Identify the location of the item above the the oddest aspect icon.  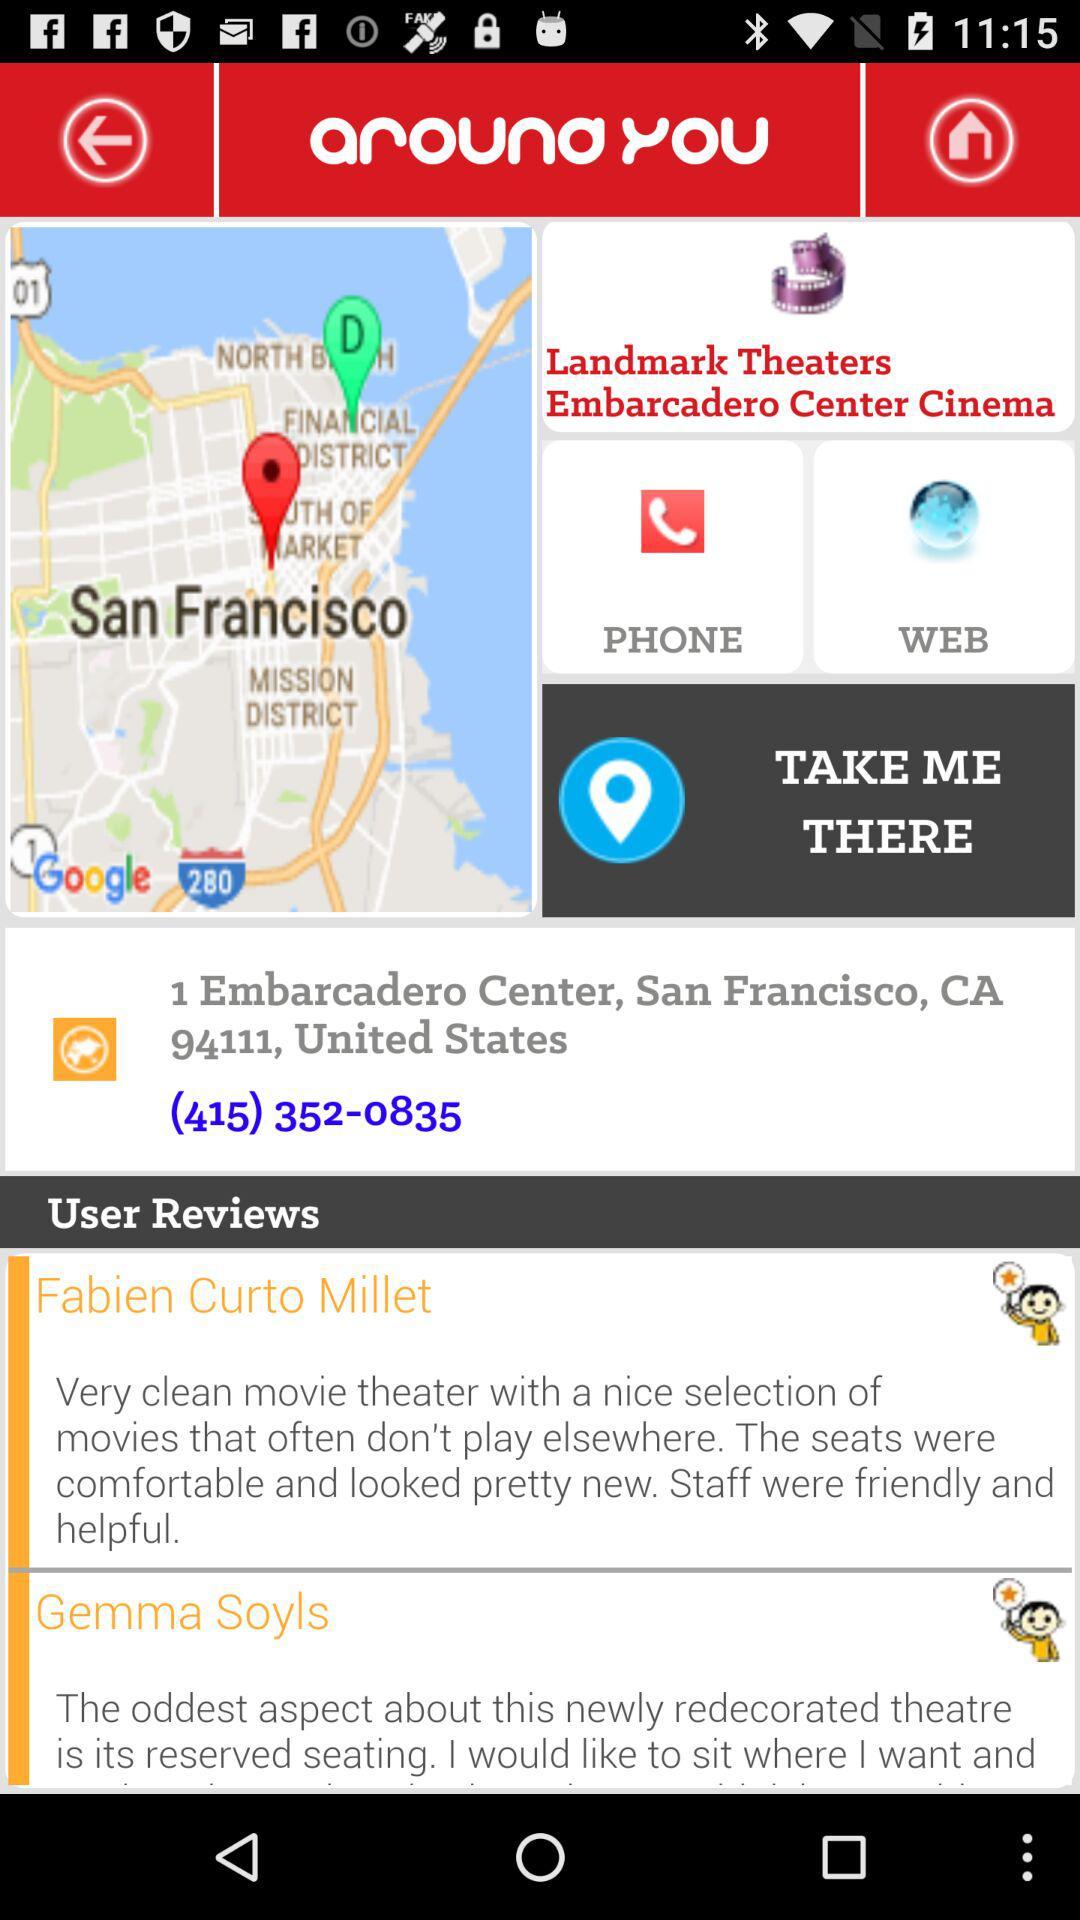
(182, 1610).